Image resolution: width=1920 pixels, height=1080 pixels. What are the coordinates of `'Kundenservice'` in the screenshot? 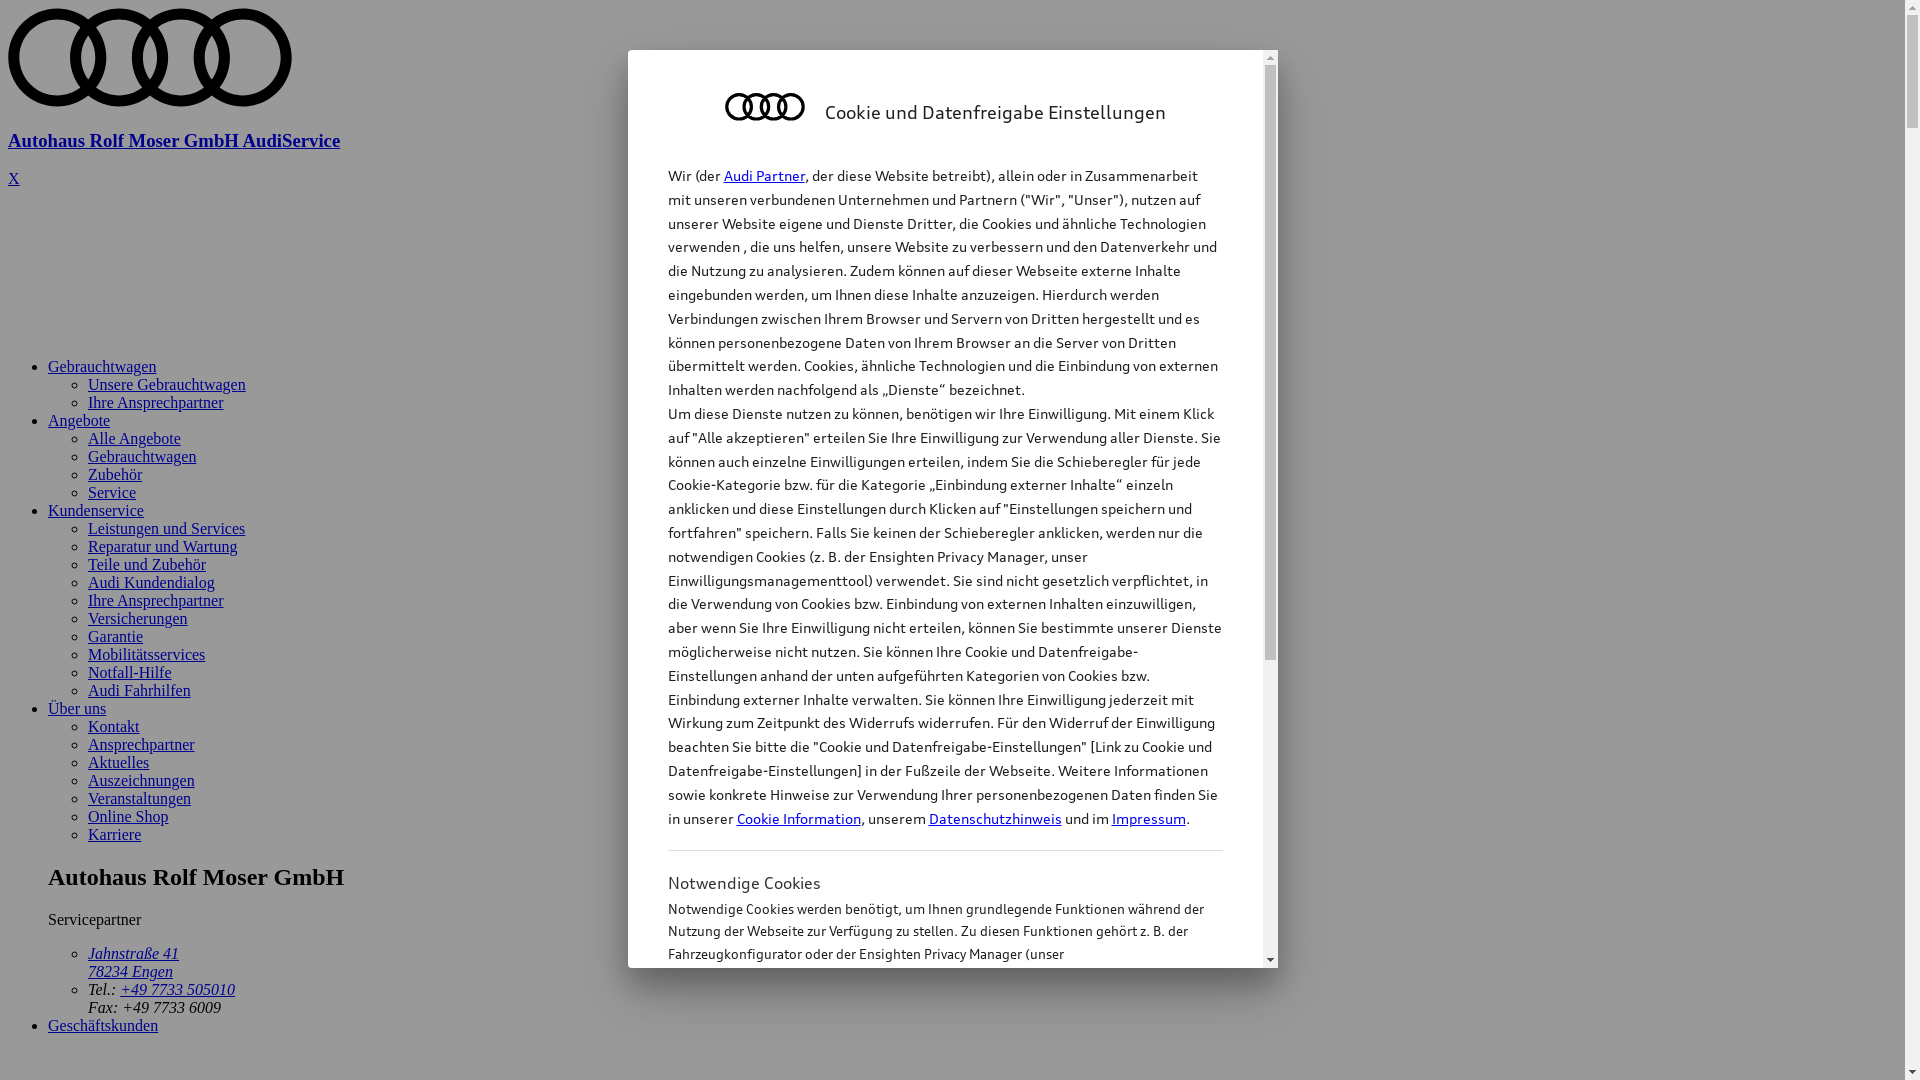 It's located at (95, 509).